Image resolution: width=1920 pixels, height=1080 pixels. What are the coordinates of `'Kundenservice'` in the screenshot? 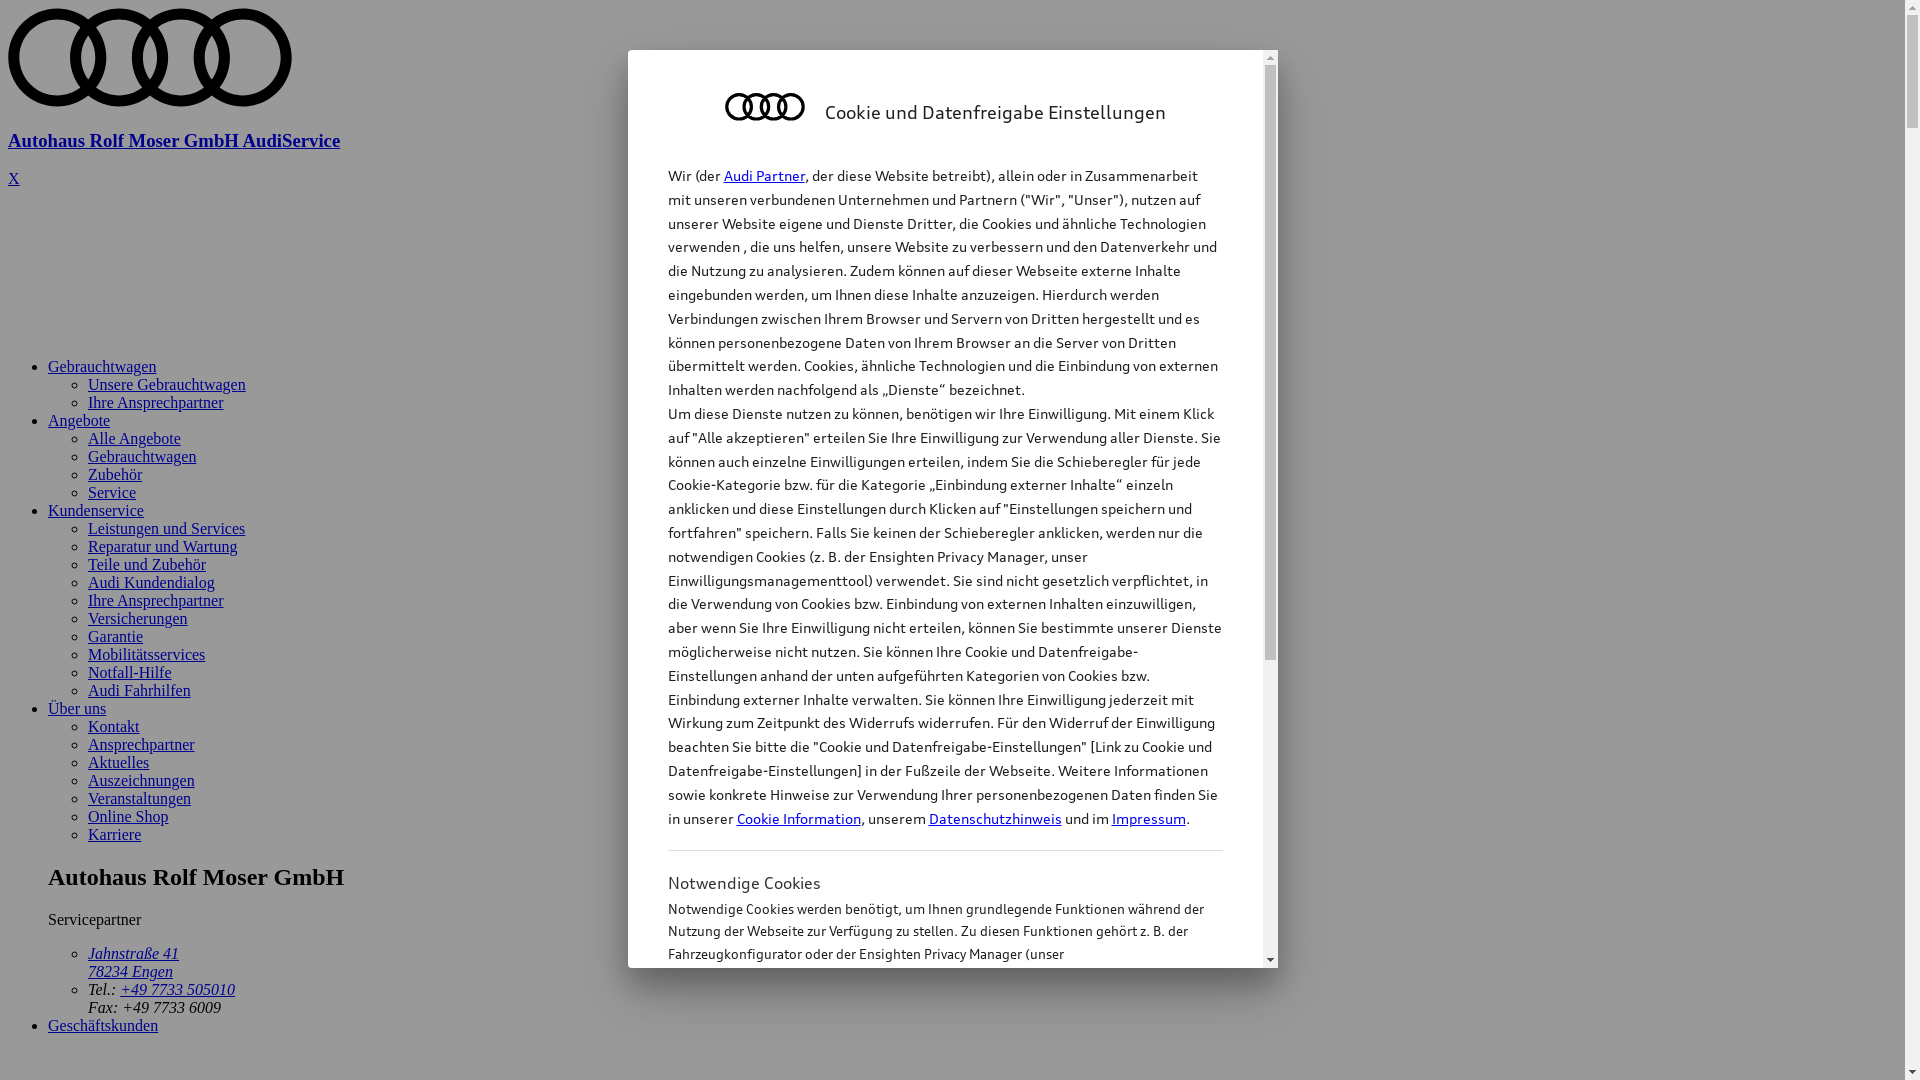 It's located at (95, 509).